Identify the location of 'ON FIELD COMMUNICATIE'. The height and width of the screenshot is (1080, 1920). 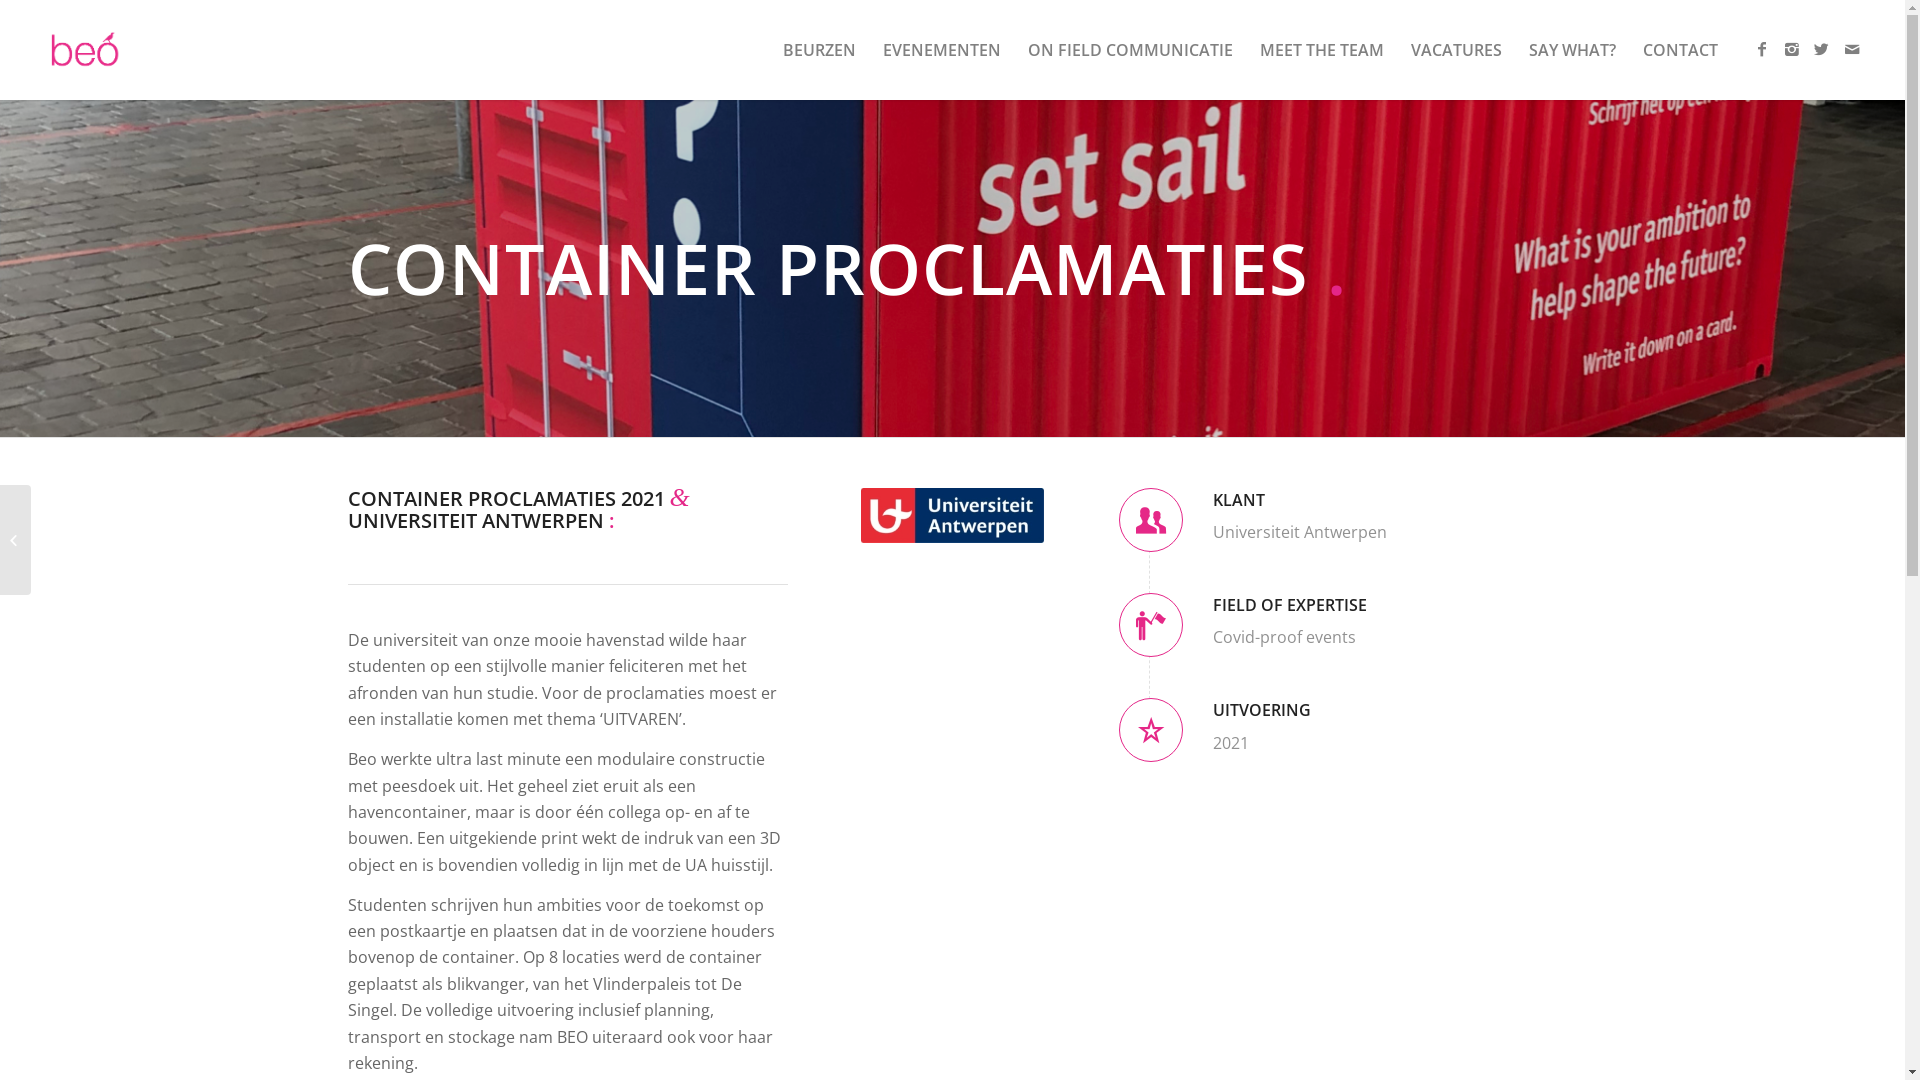
(1129, 49).